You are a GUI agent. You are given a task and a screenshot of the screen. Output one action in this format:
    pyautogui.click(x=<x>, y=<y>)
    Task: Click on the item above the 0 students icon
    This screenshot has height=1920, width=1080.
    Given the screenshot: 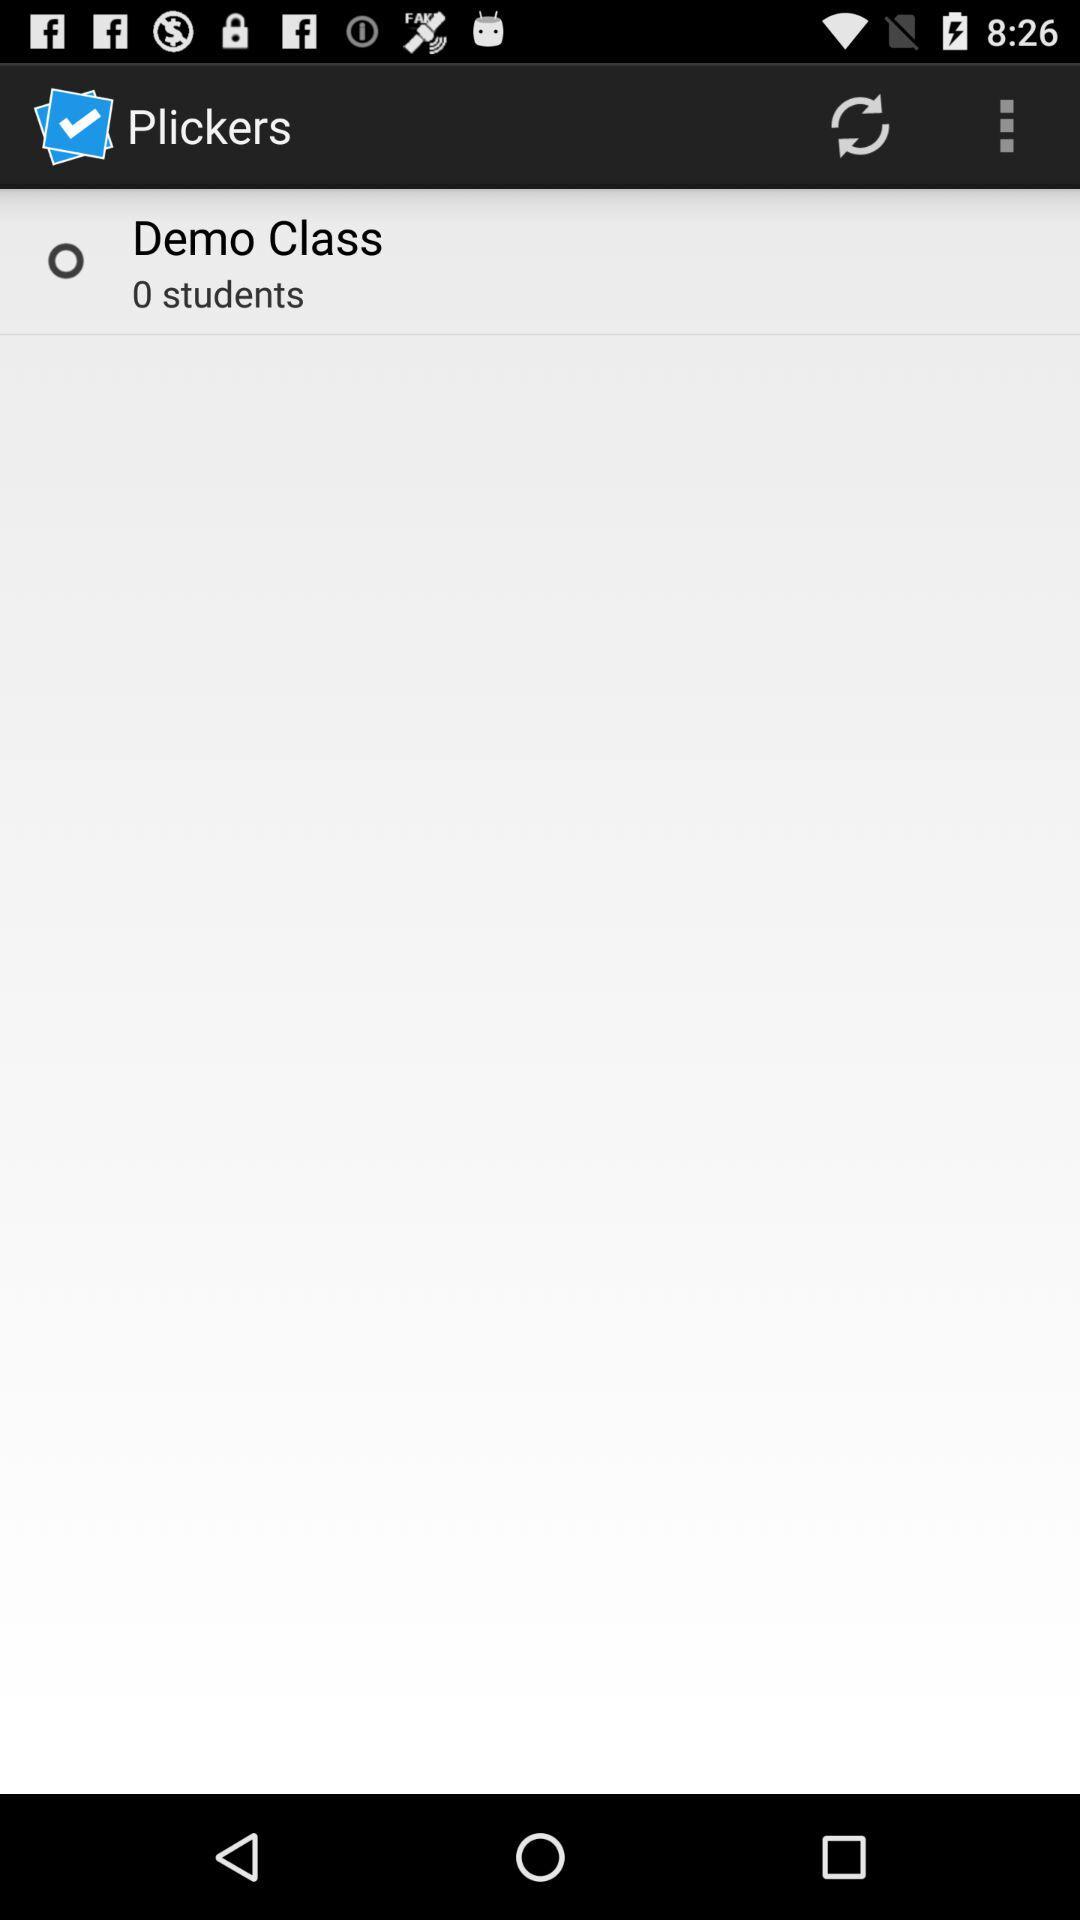 What is the action you would take?
    pyautogui.click(x=256, y=236)
    